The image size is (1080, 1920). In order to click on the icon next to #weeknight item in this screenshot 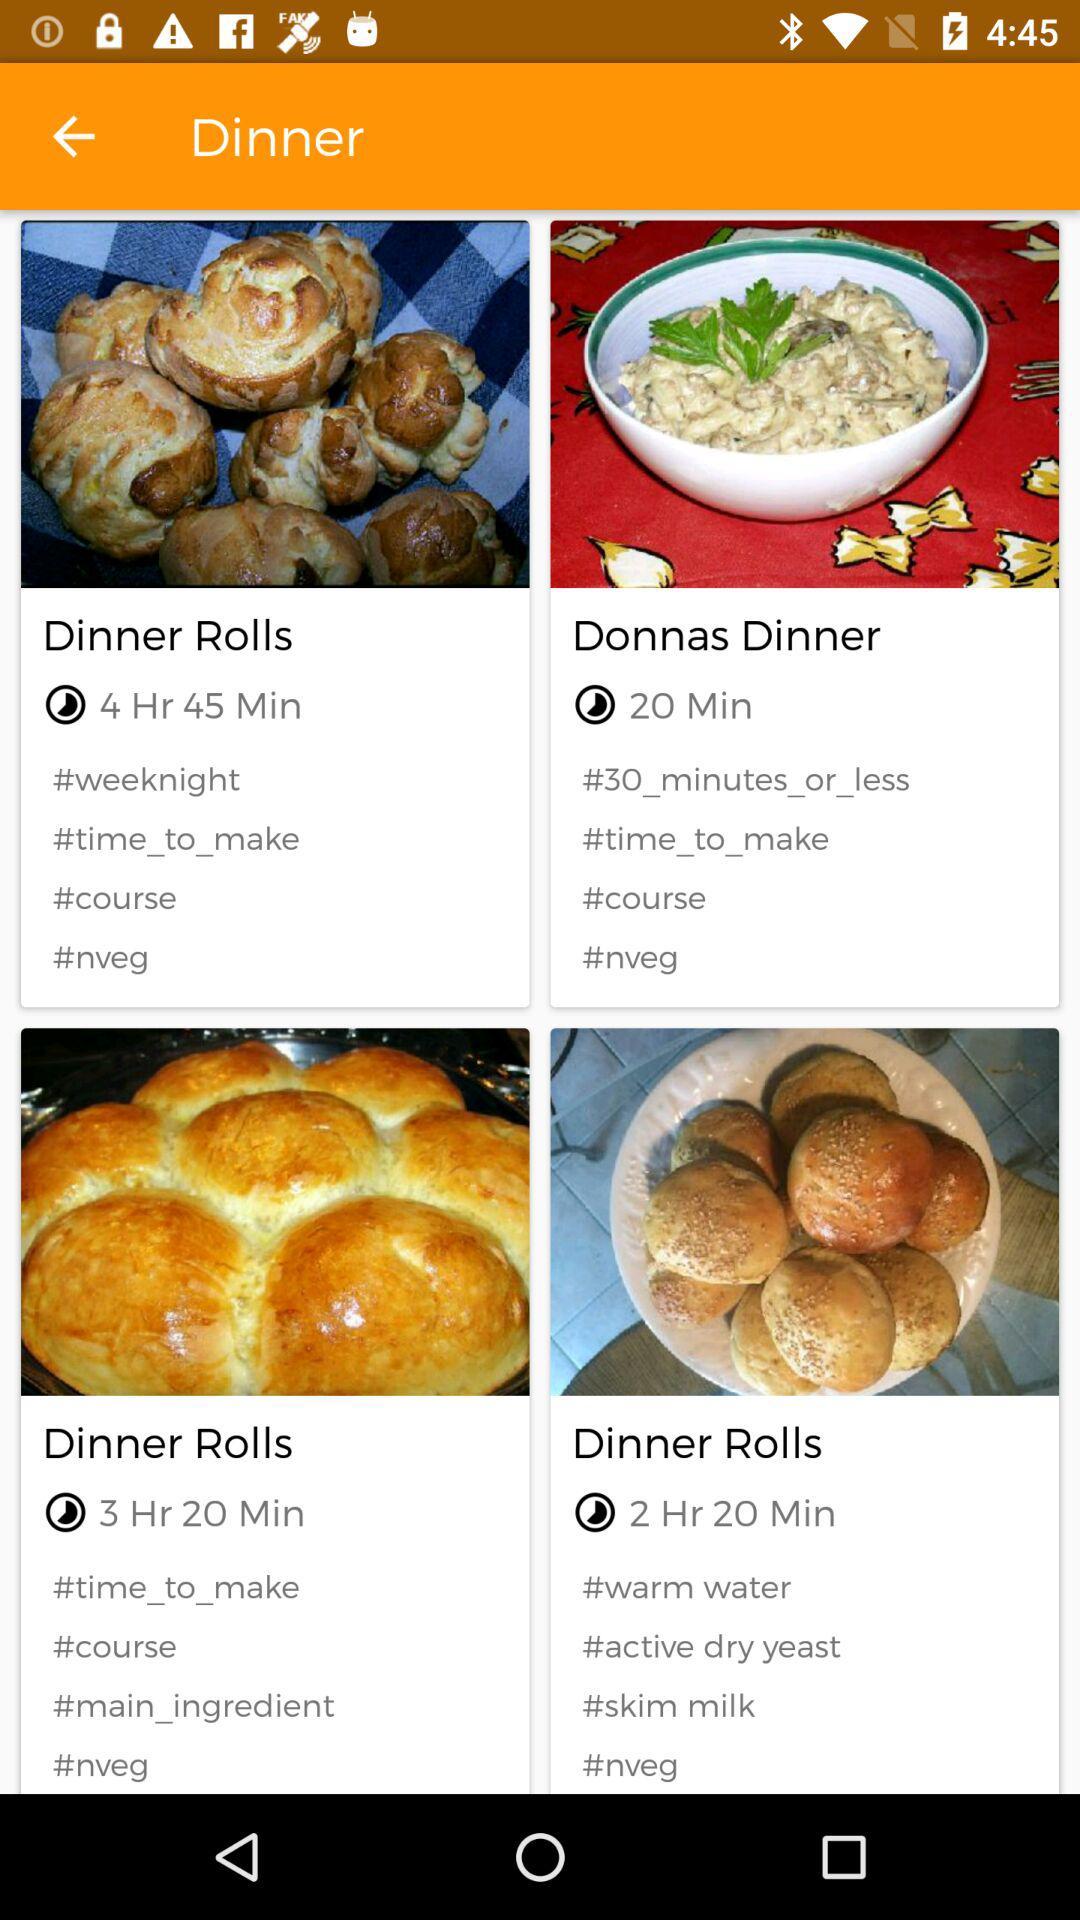, I will do `click(803, 777)`.